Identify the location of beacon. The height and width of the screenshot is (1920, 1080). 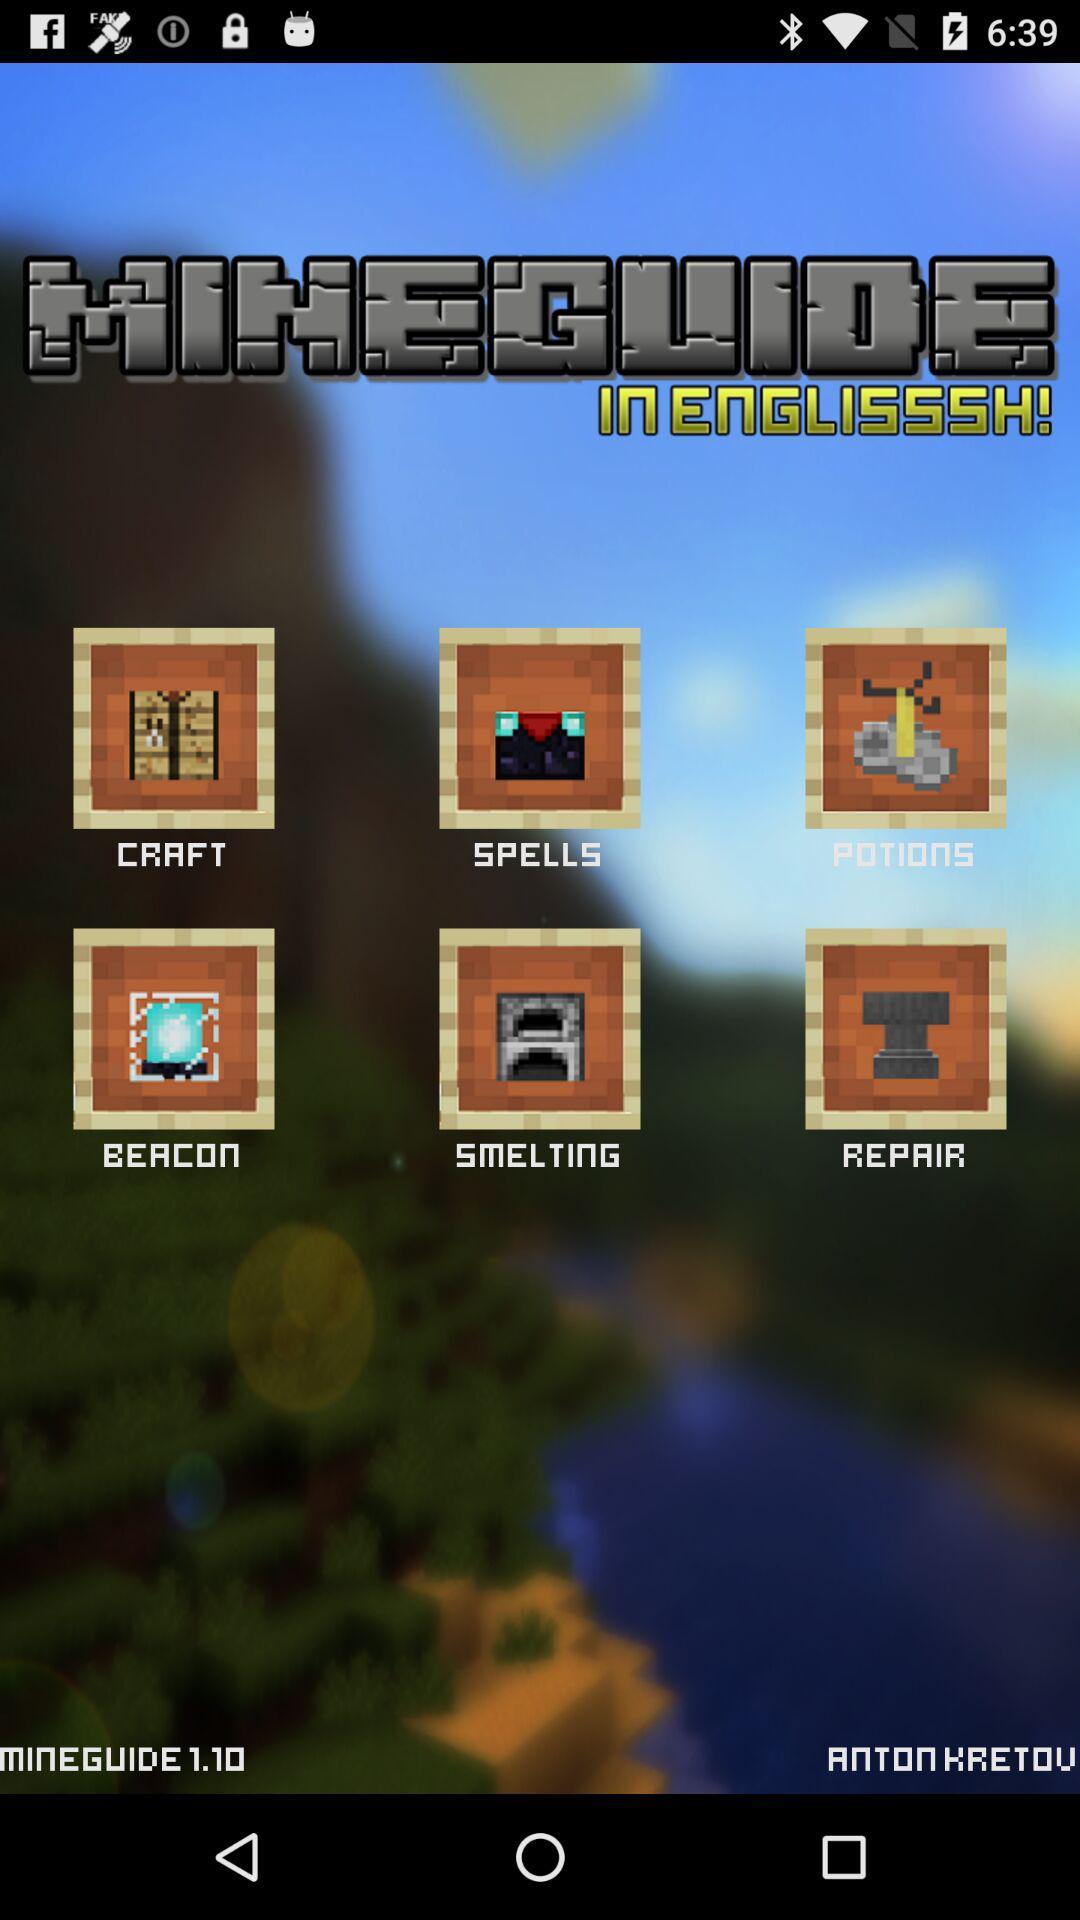
(172, 1028).